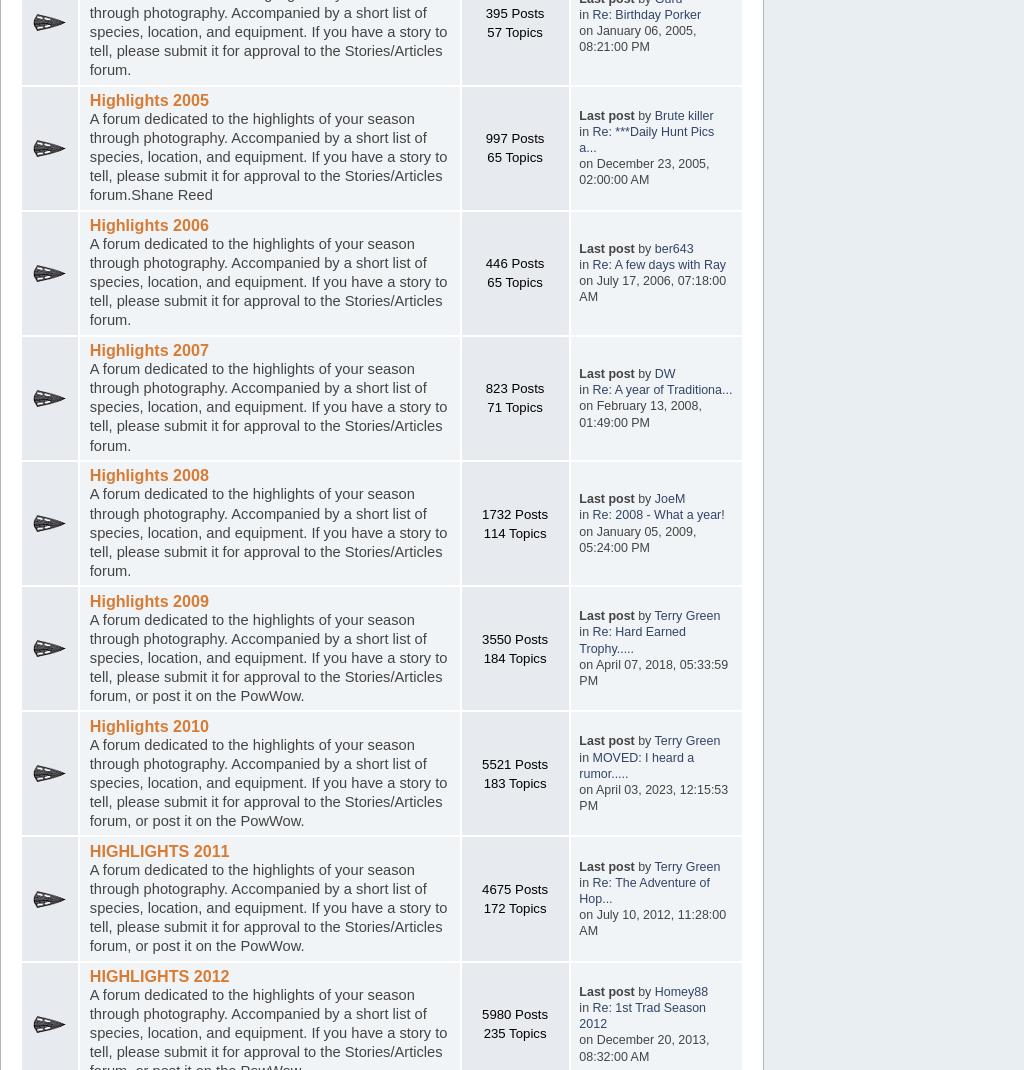 The image size is (1024, 1070). What do you see at coordinates (658, 264) in the screenshot?
I see `'Re: A few days with Ray'` at bounding box center [658, 264].